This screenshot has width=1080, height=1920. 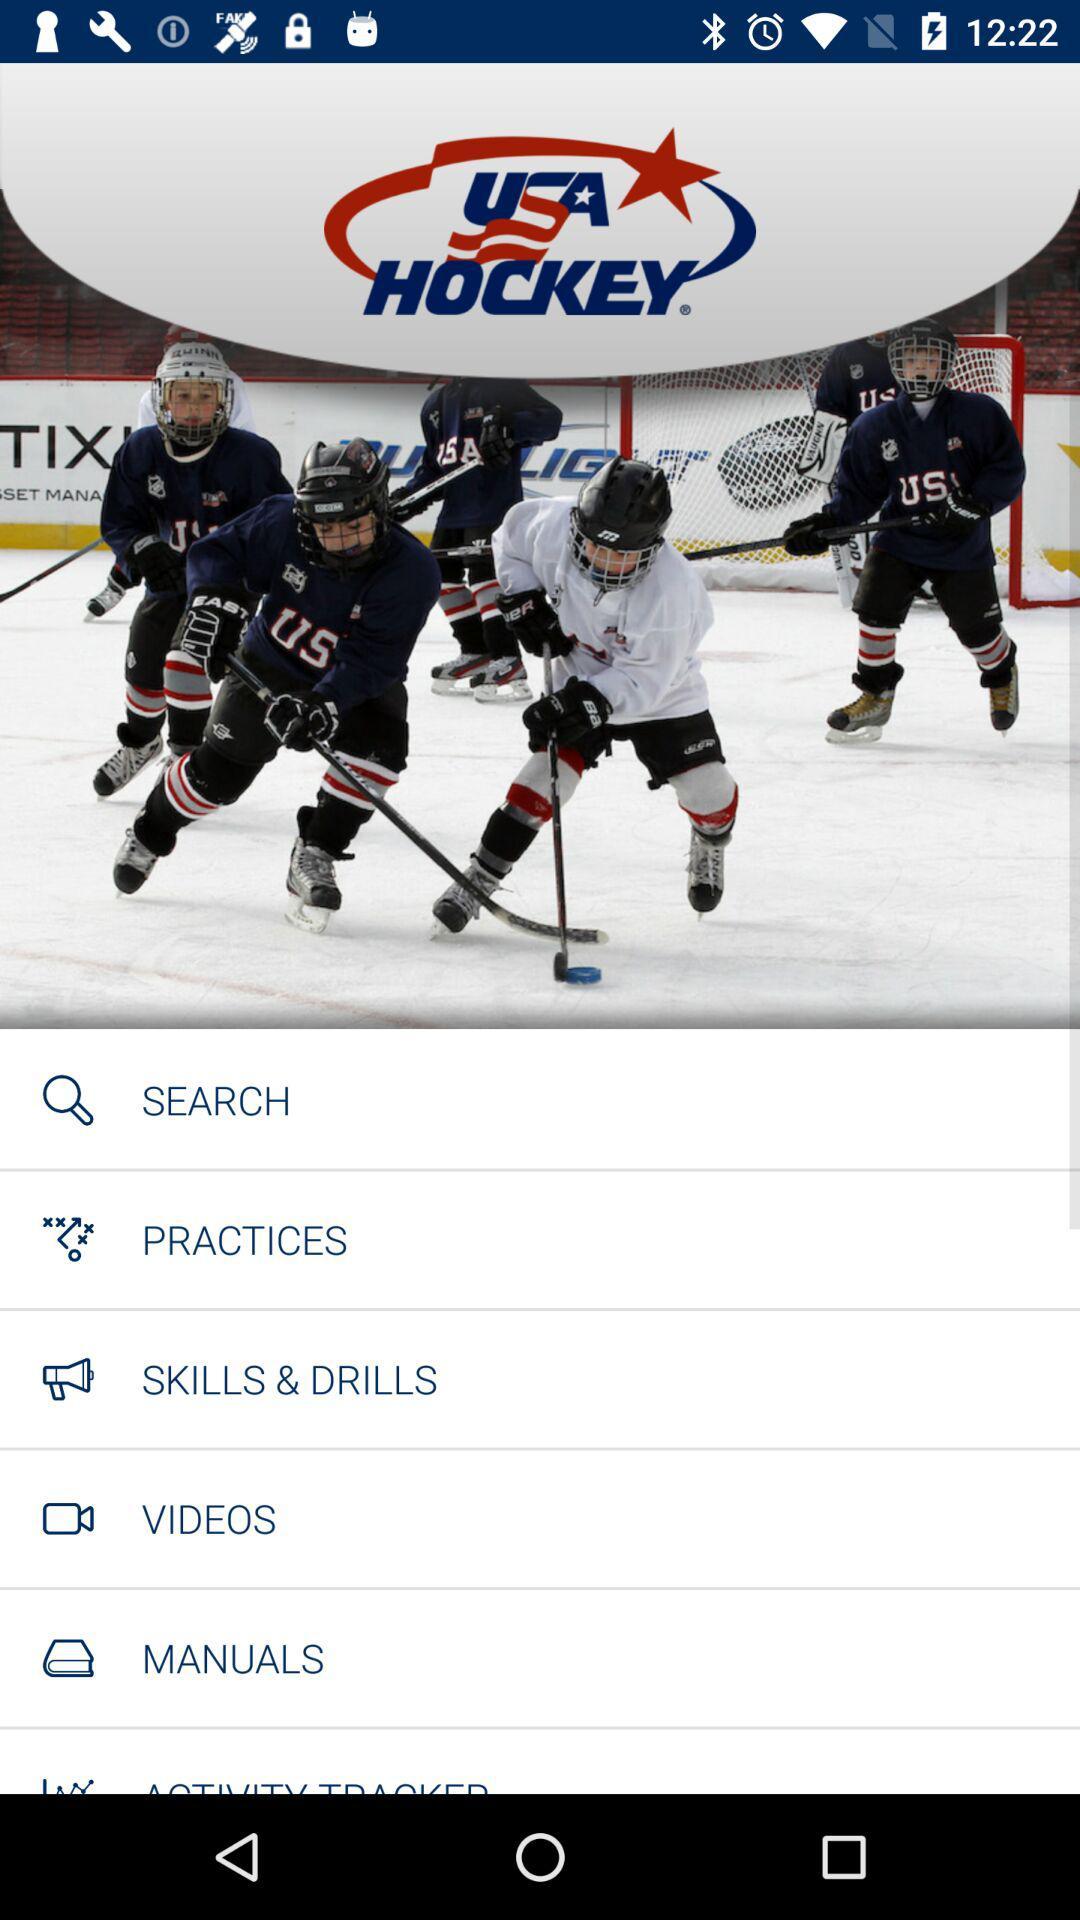 I want to click on icon above activity tracker, so click(x=231, y=1657).